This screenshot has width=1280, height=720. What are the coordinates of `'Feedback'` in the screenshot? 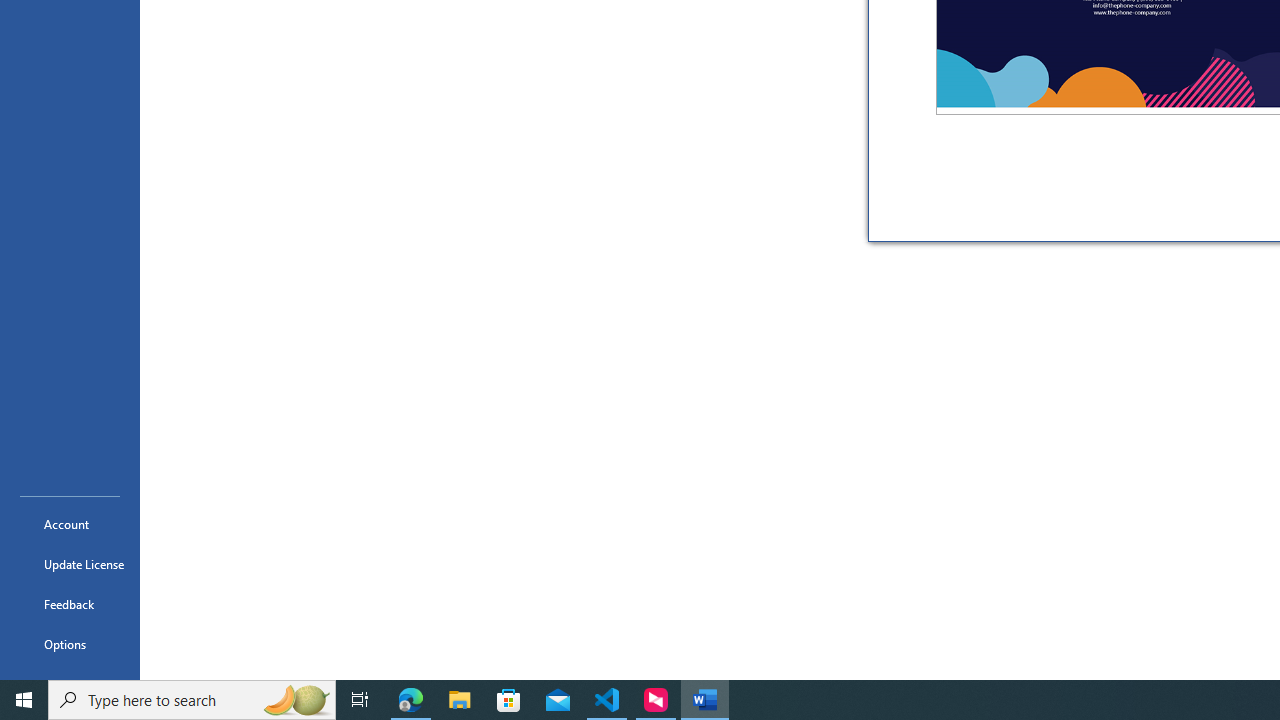 It's located at (69, 603).